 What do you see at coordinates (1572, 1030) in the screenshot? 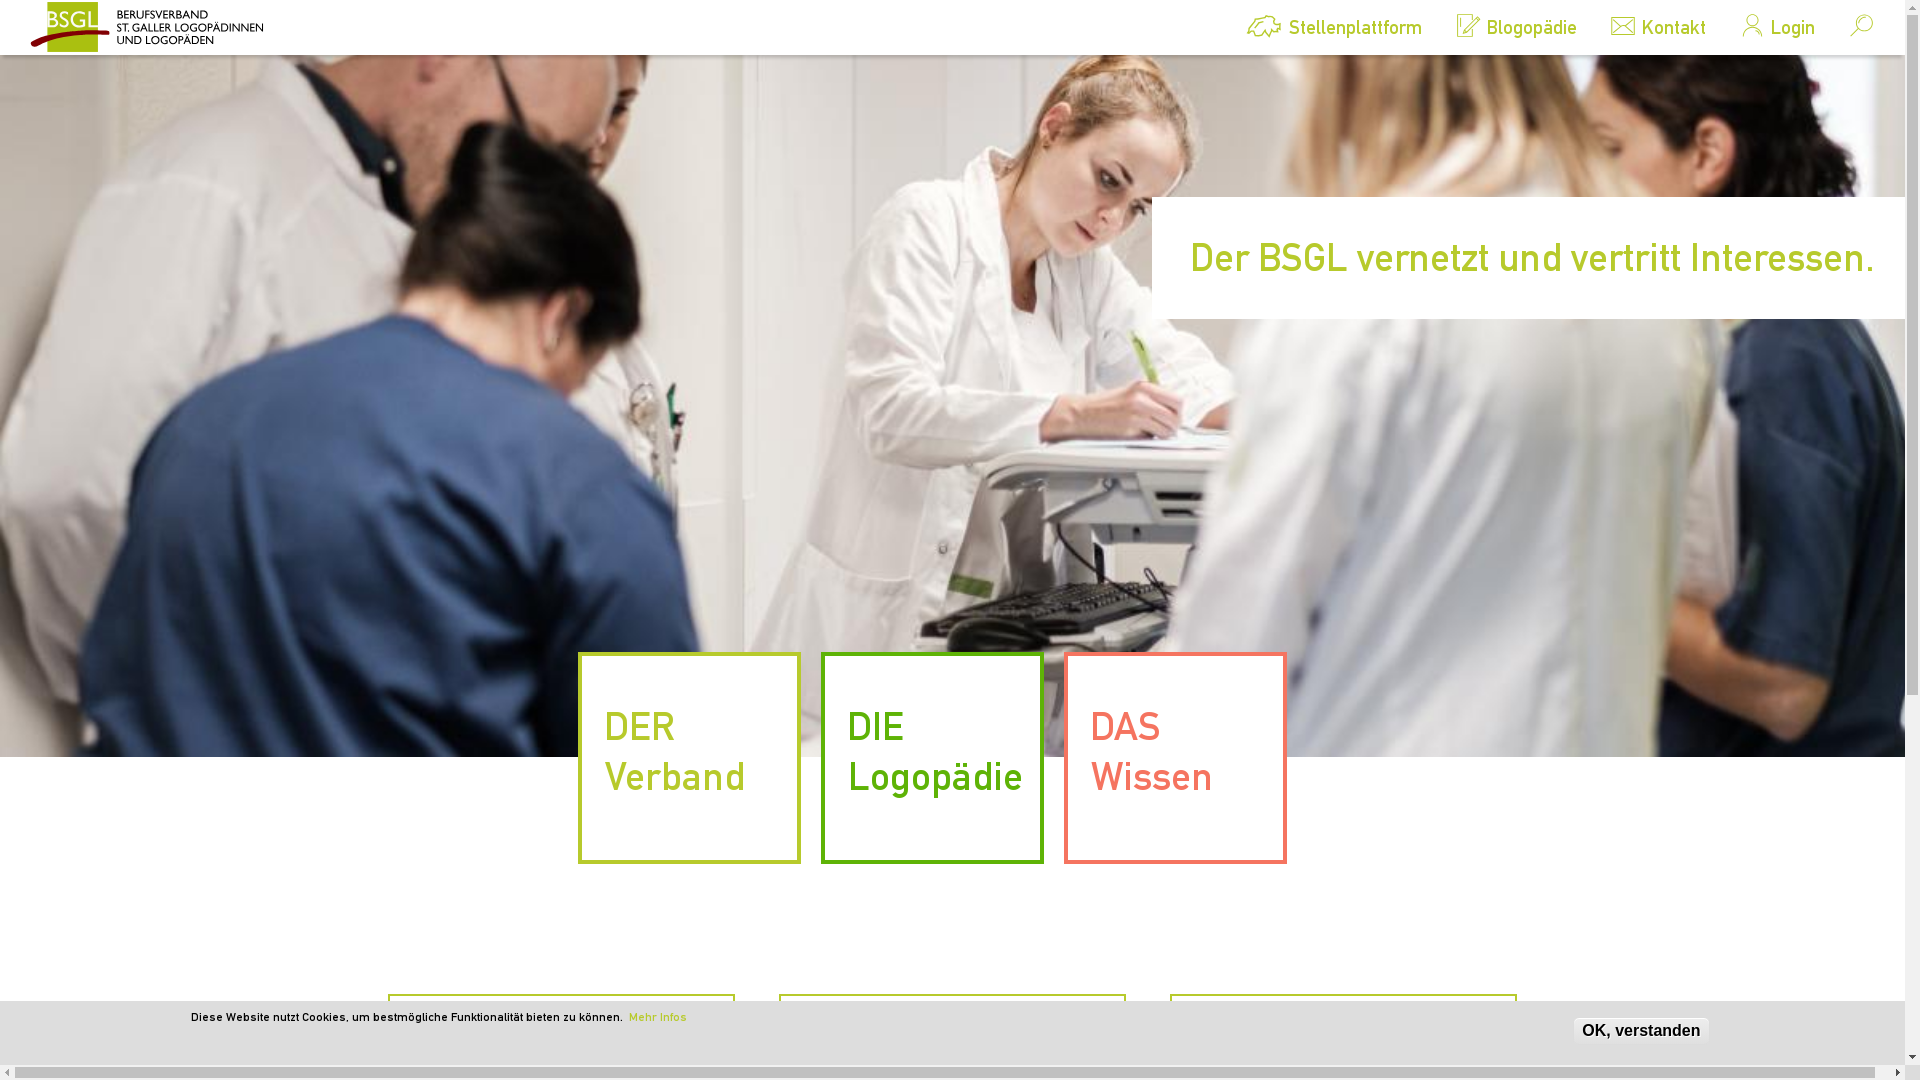
I see `'OK, verstanden'` at bounding box center [1572, 1030].